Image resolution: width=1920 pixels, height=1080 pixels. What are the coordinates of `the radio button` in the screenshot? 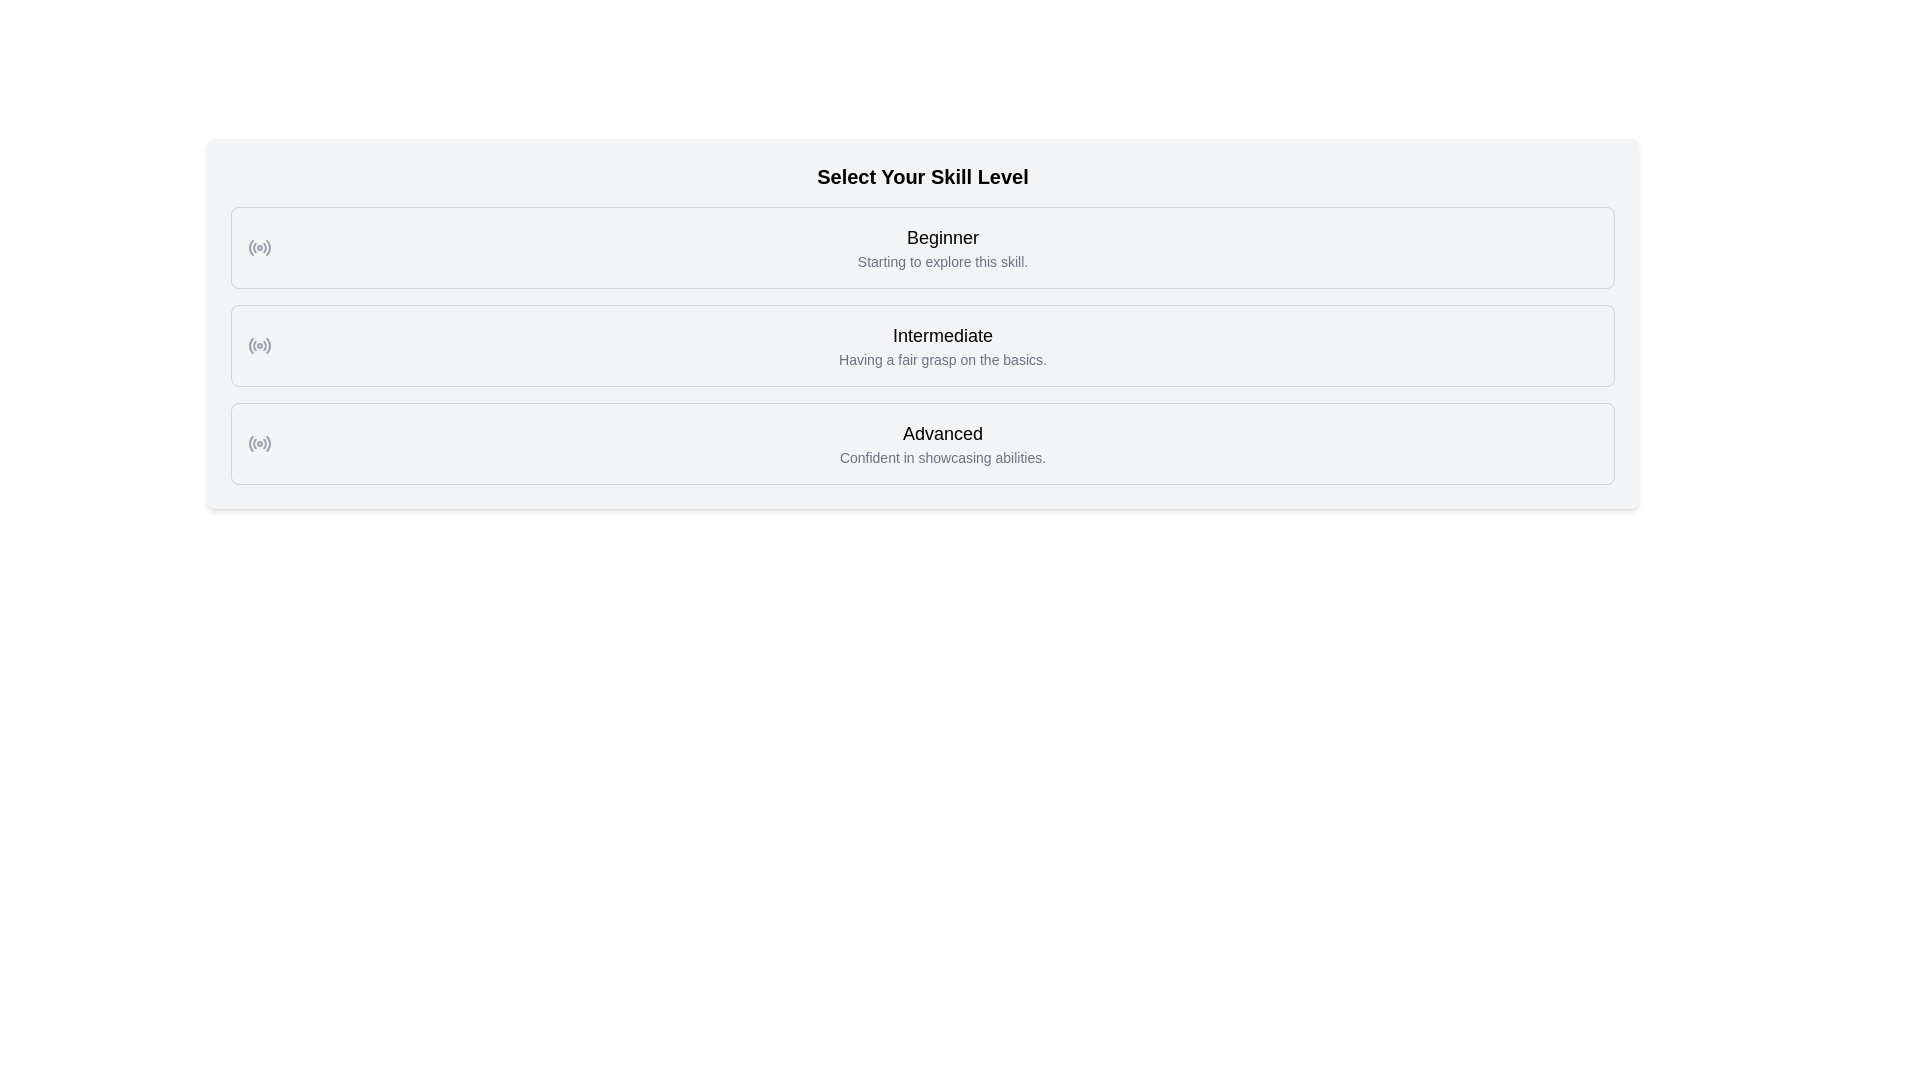 It's located at (258, 442).